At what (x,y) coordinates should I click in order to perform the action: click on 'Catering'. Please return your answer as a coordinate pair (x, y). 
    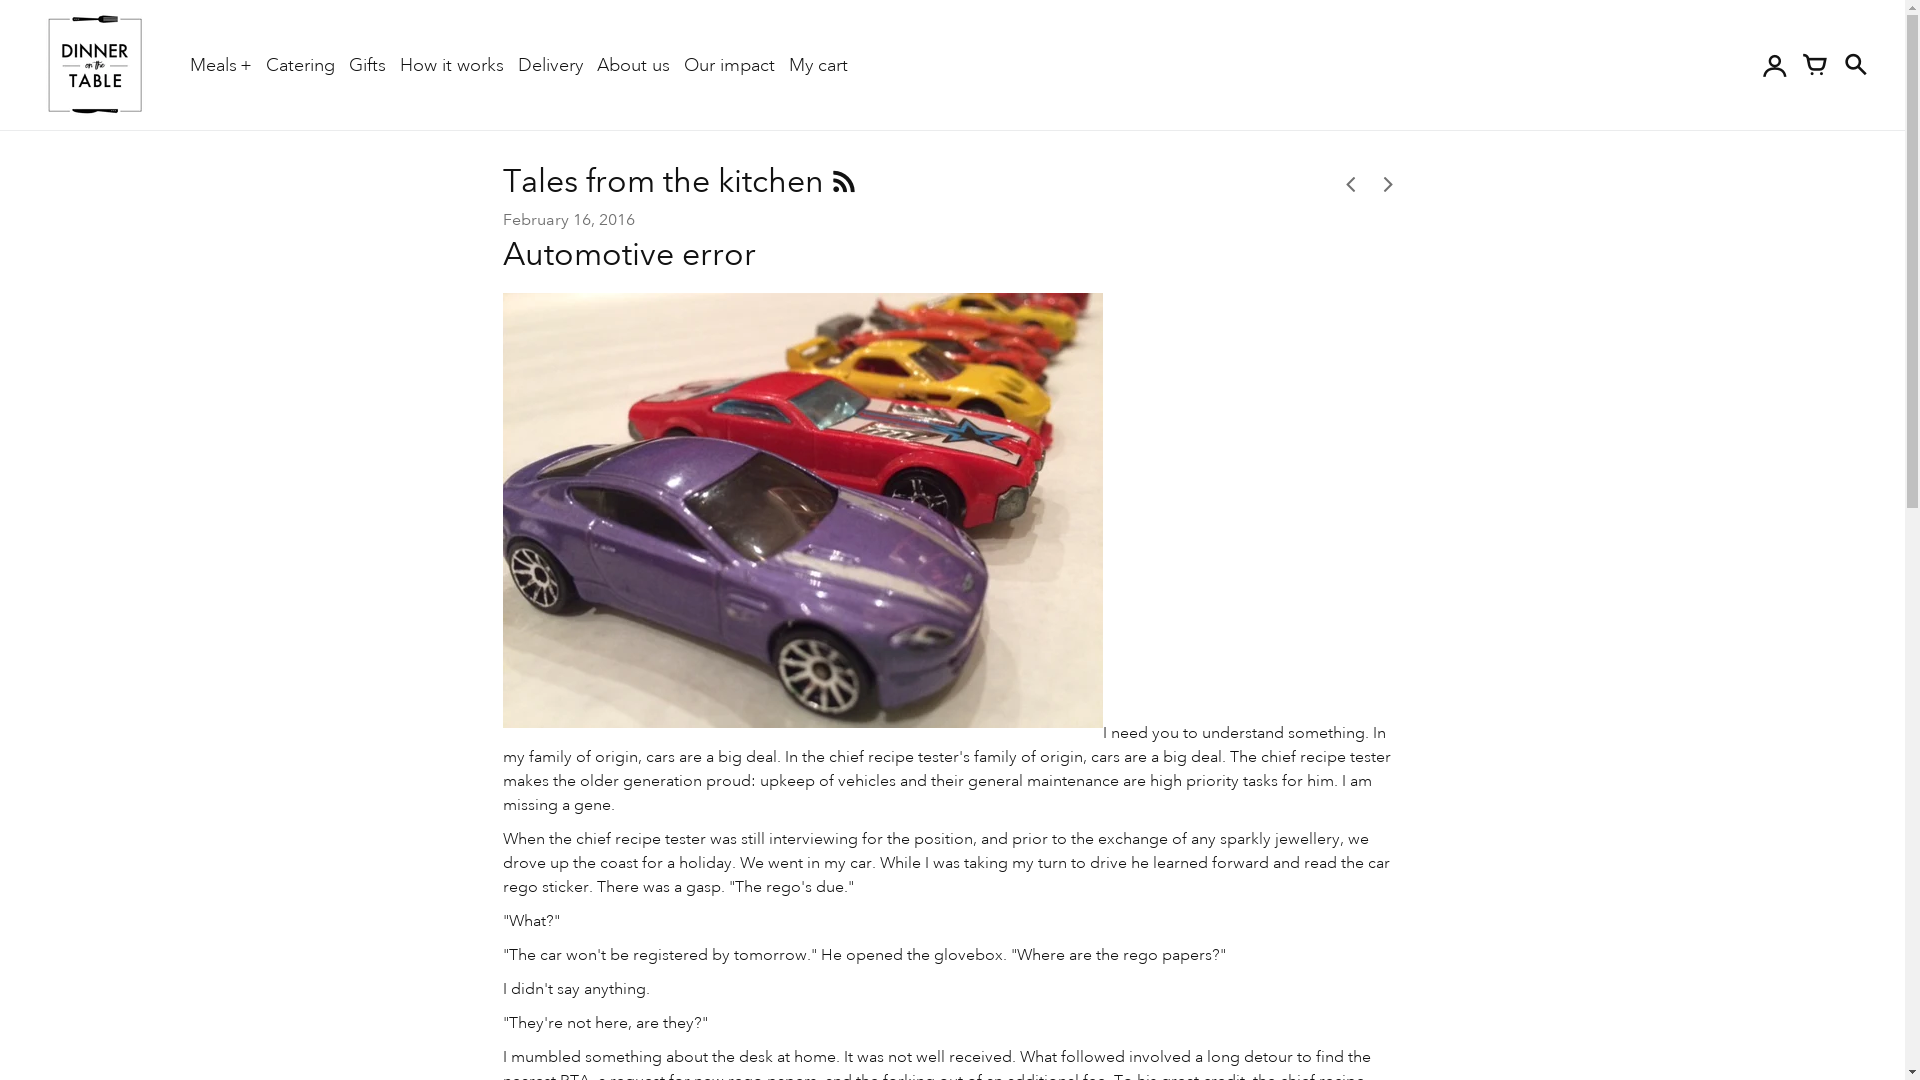
    Looking at the image, I should click on (299, 63).